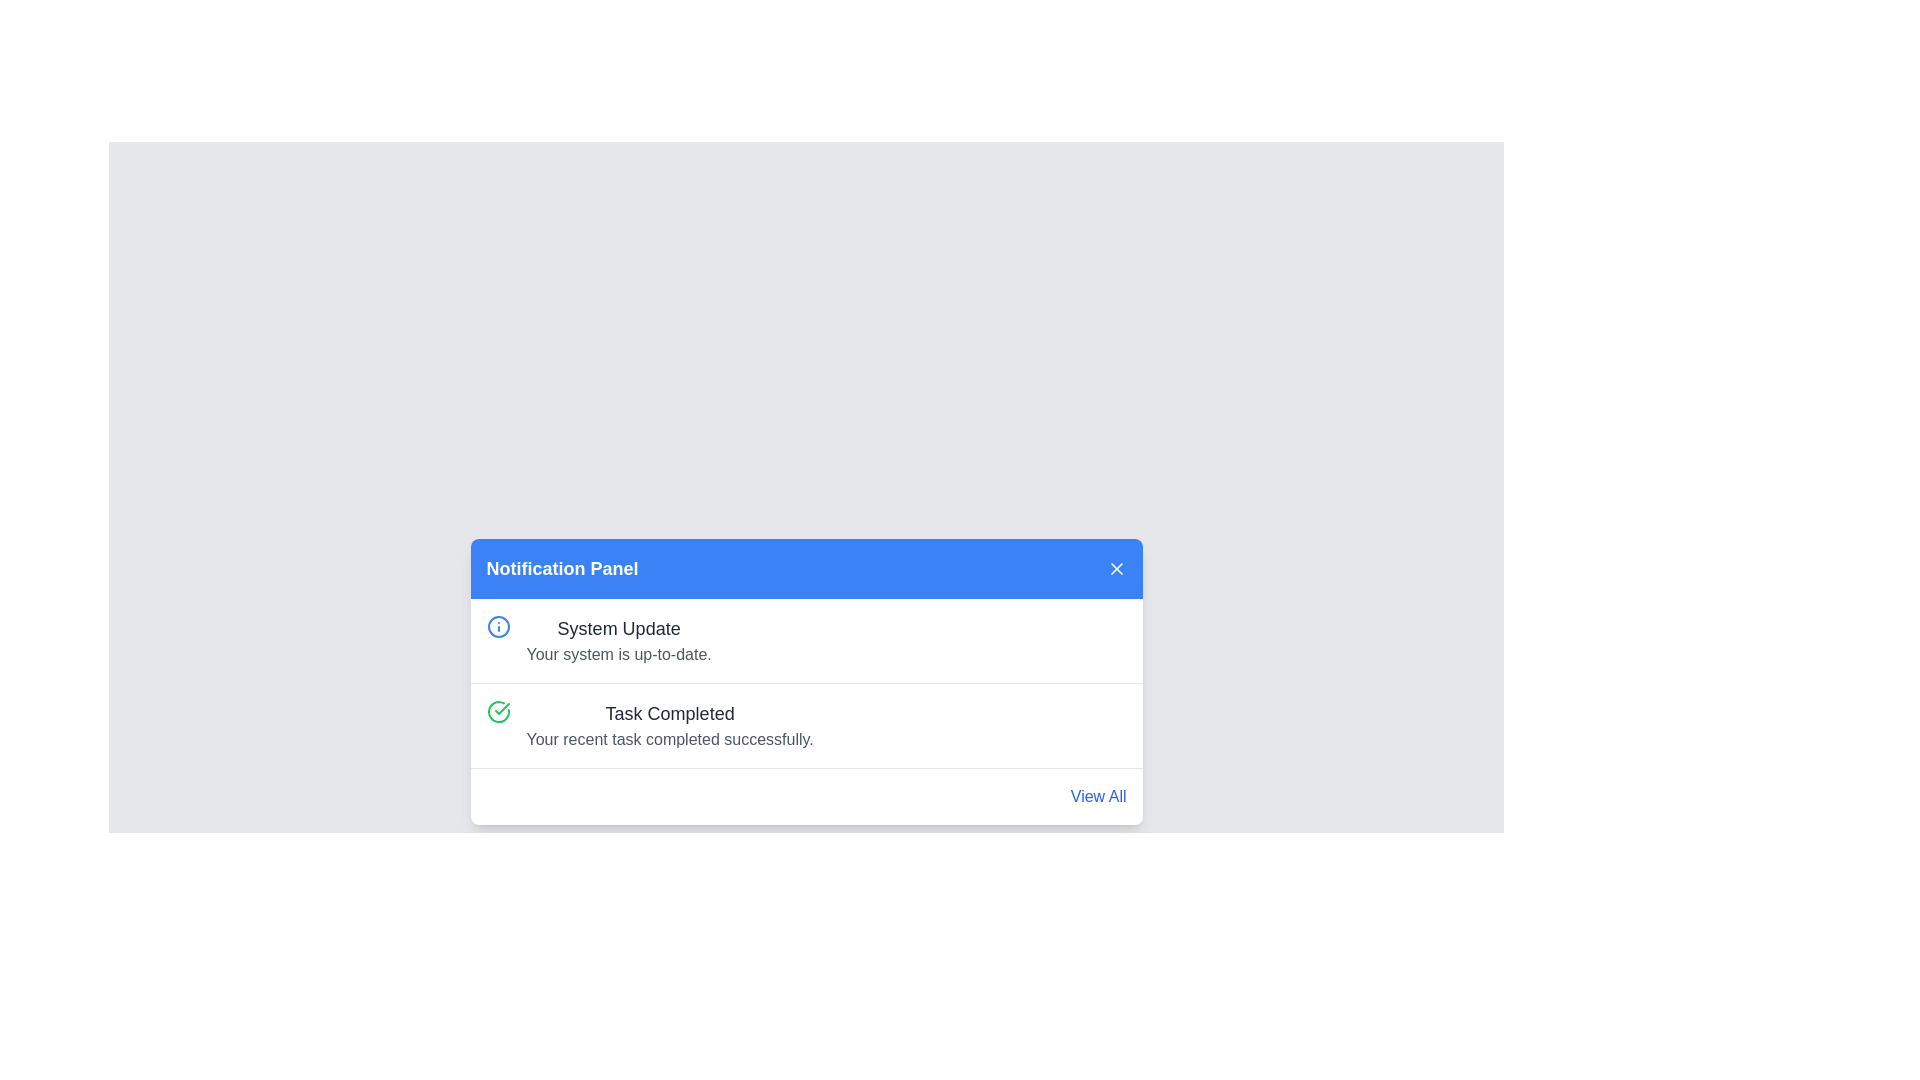 Image resolution: width=1920 pixels, height=1080 pixels. I want to click on the small blue 'X' button located at the far right of the 'Notification Panel' header bar, so click(1115, 569).